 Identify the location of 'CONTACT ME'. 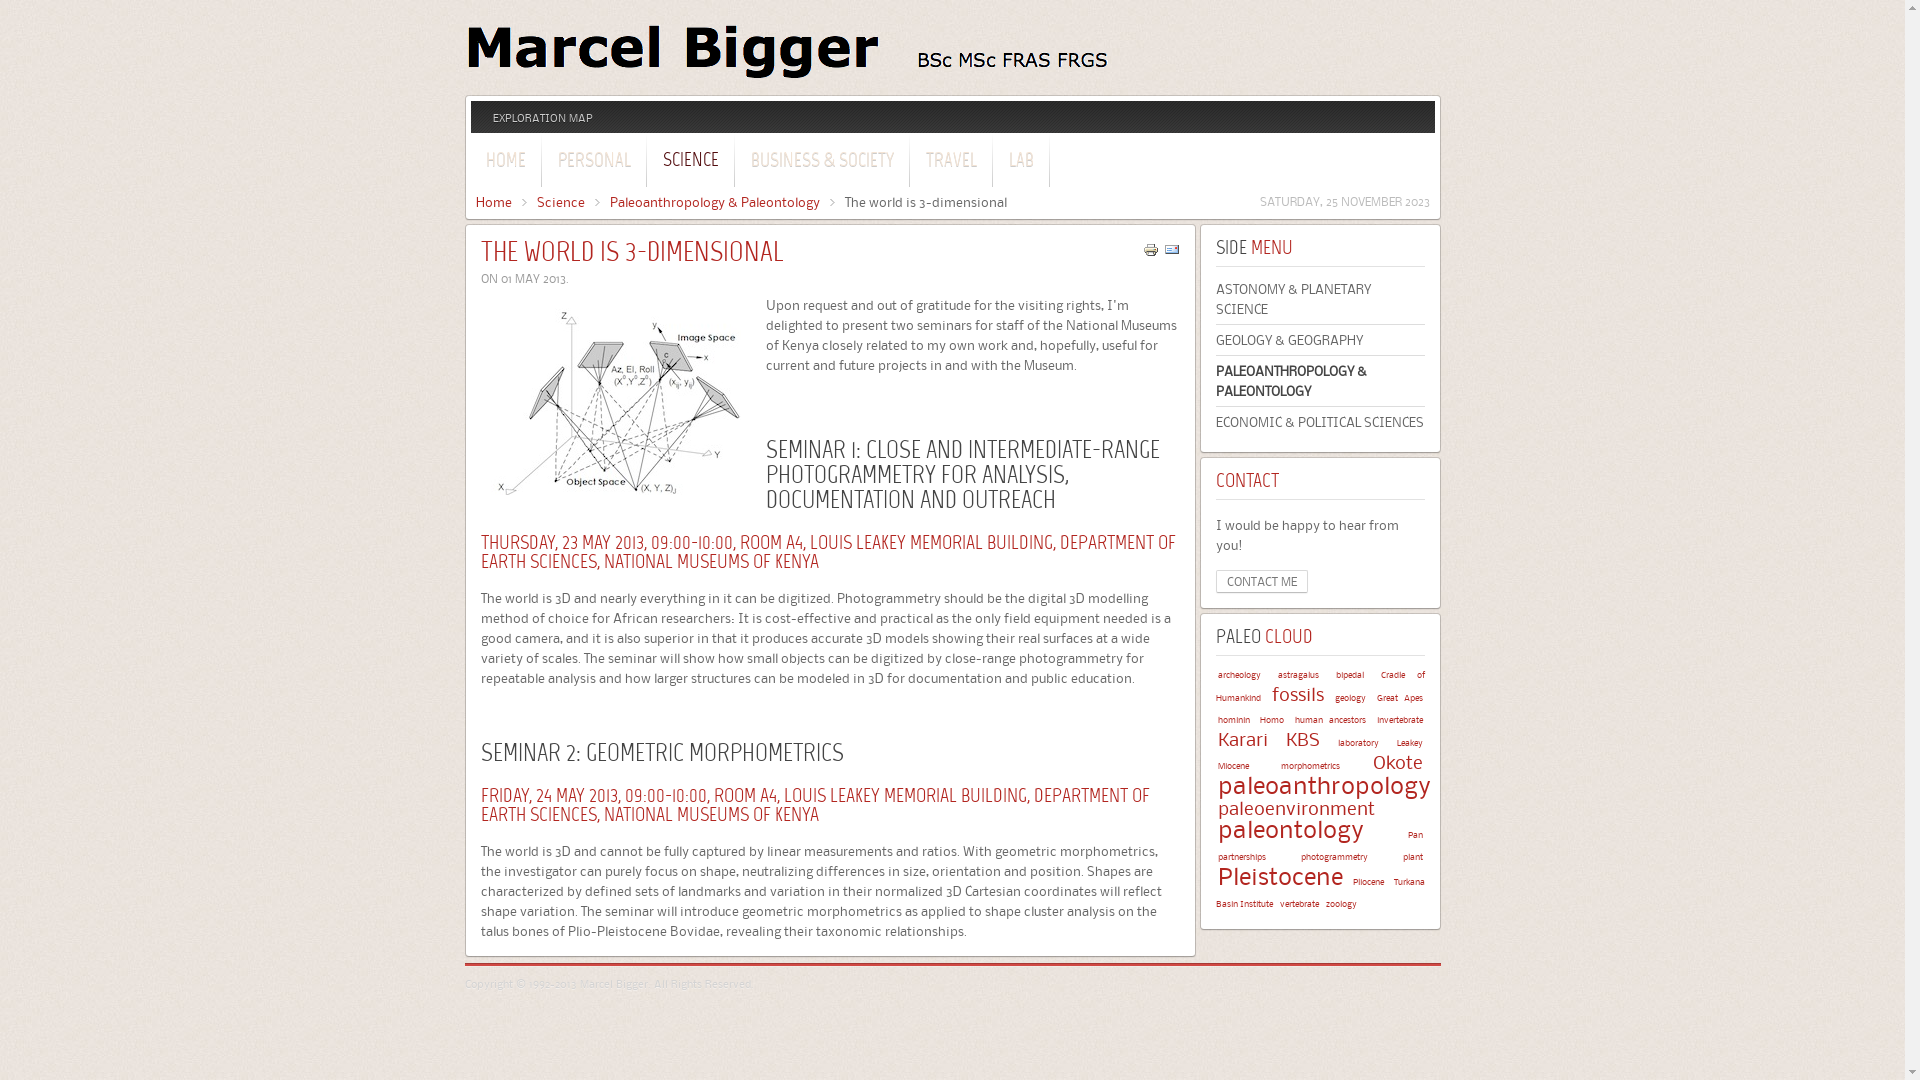
(1214, 581).